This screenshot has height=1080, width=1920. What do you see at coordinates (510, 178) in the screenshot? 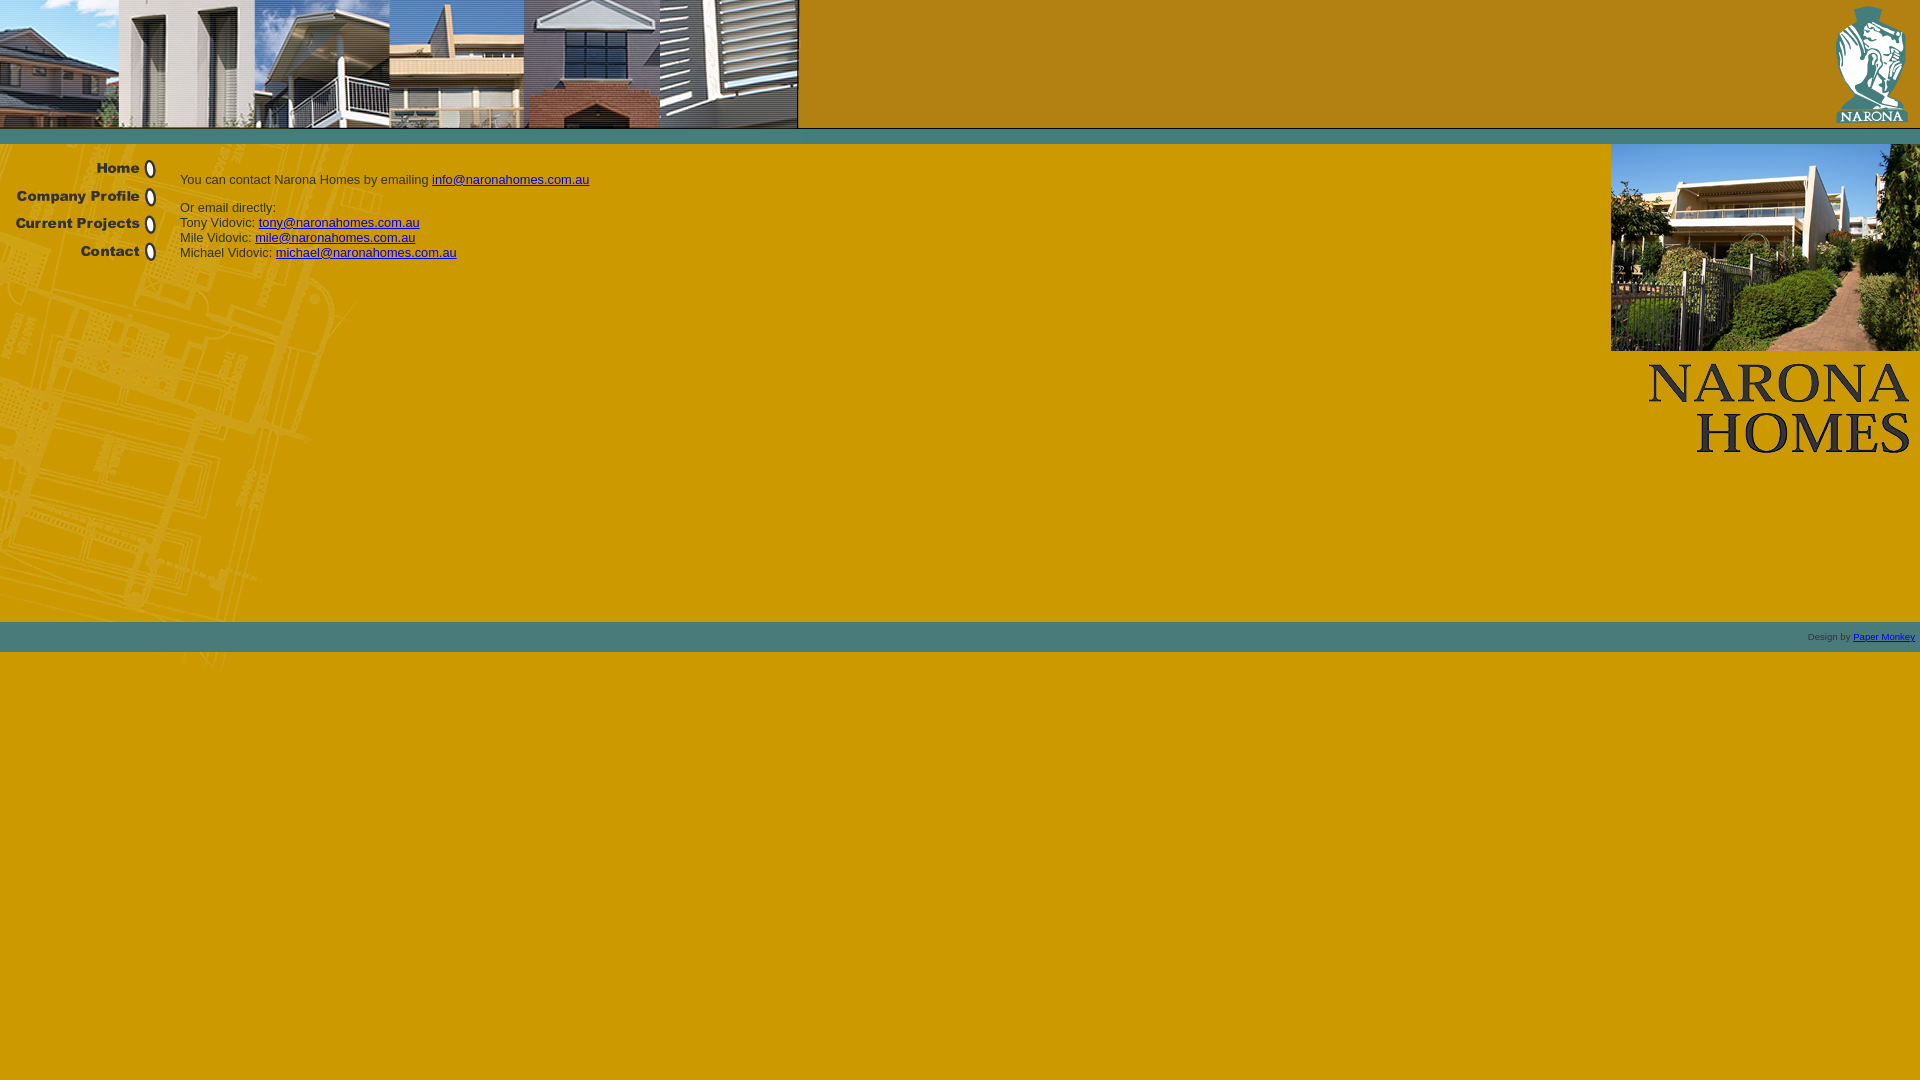
I see `'info@naronahomes.com.au'` at bounding box center [510, 178].